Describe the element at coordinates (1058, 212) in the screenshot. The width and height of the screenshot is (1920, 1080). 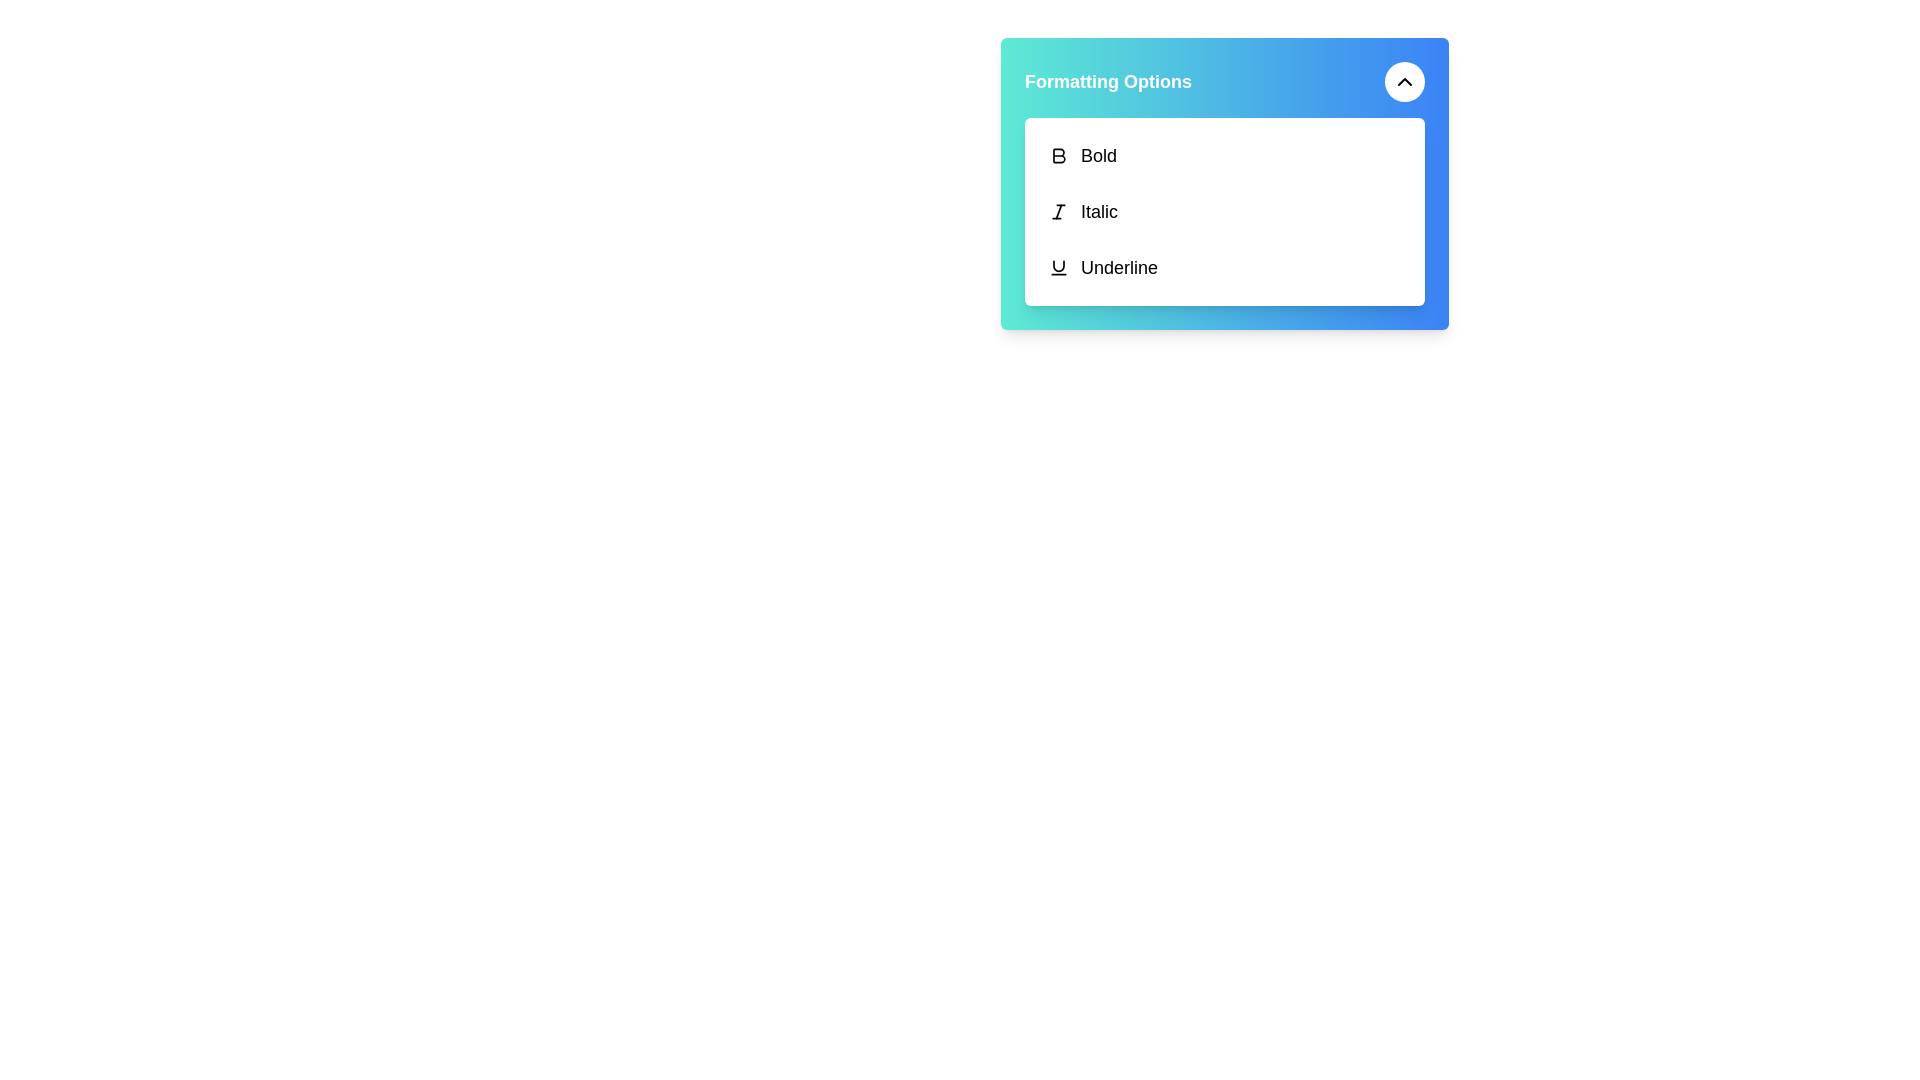
I see `the italic formatting icon located beside the label 'Italic' in the 'Formatting Options' section` at that location.